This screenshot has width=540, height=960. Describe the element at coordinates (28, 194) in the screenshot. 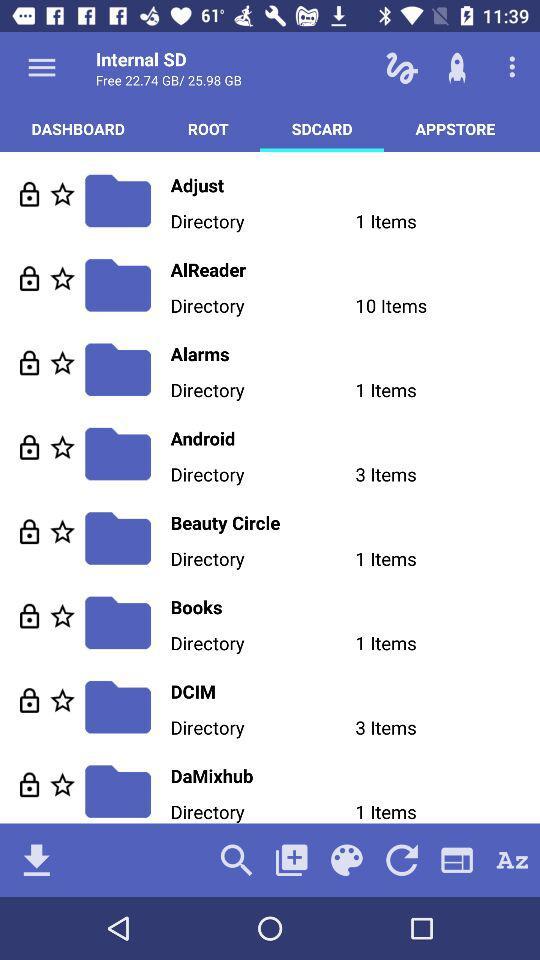

I see `lock and folder` at that location.